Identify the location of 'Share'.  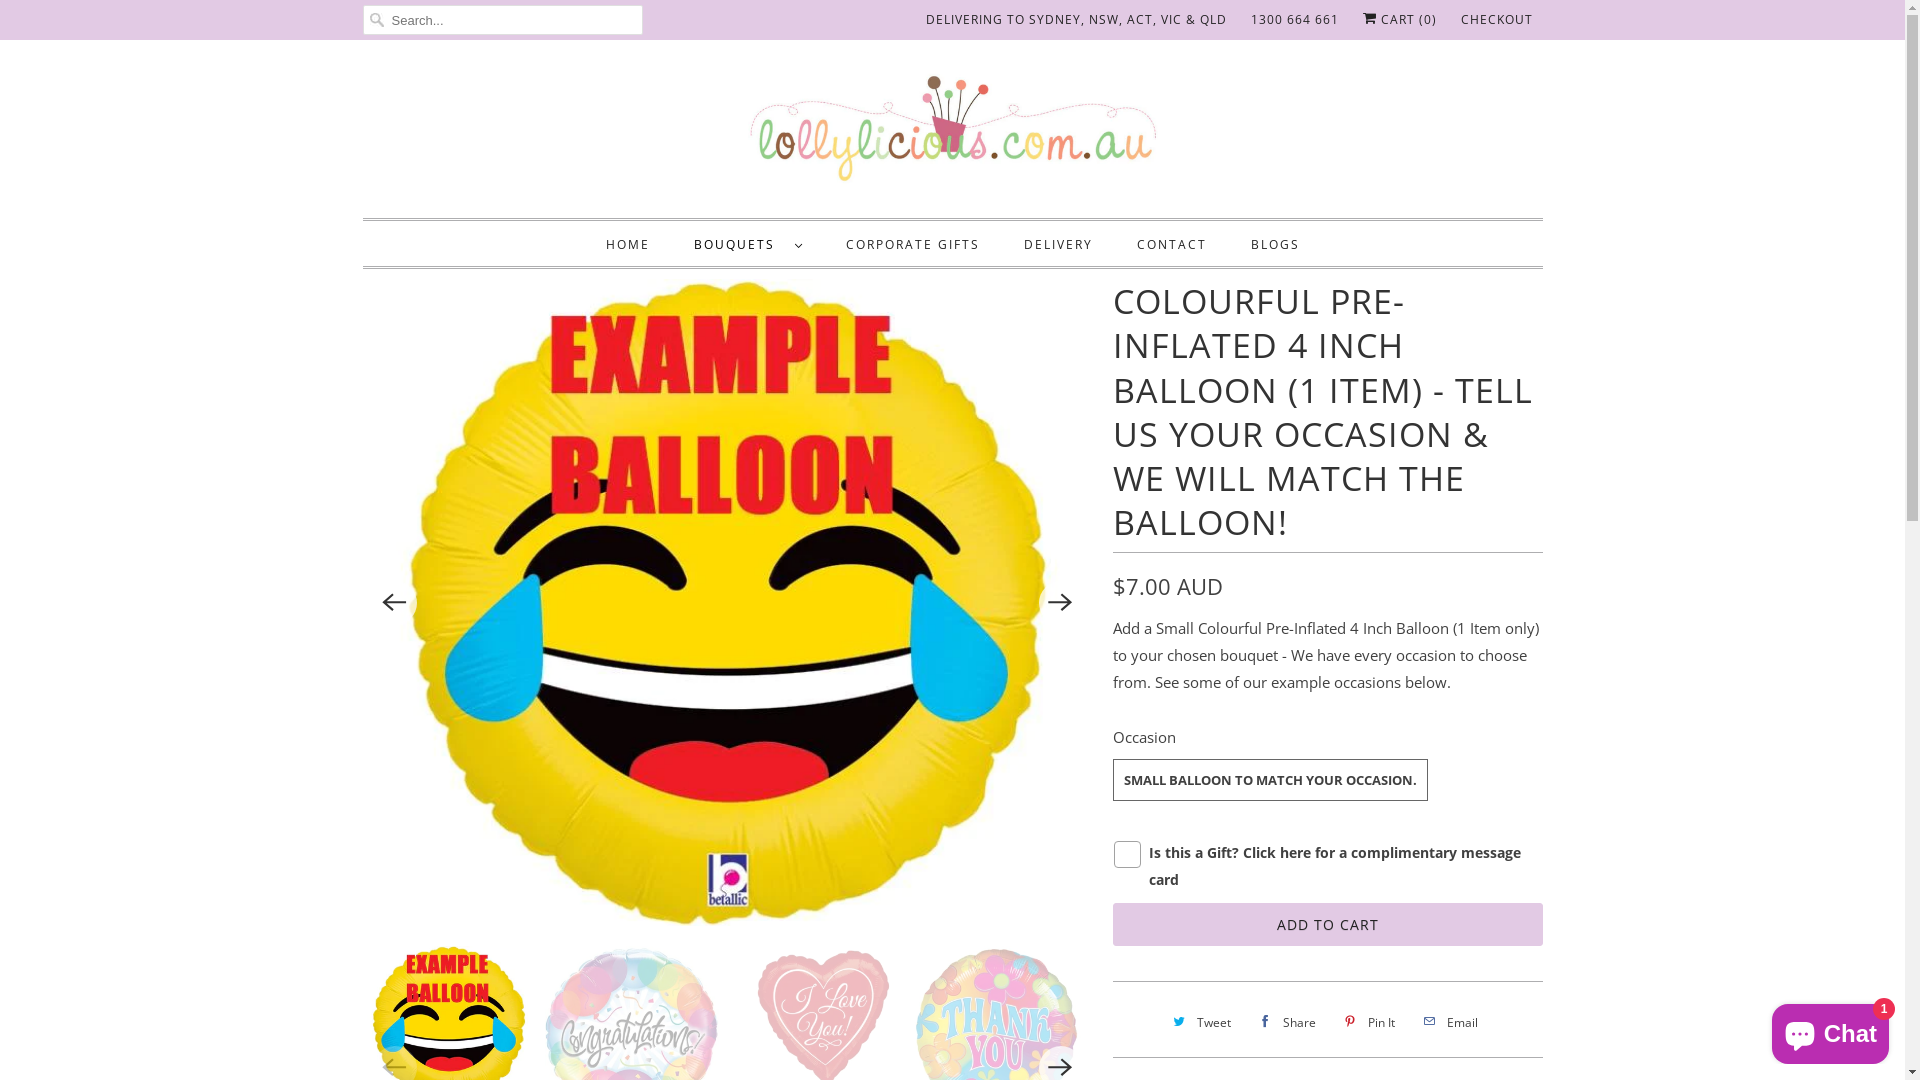
(1285, 1022).